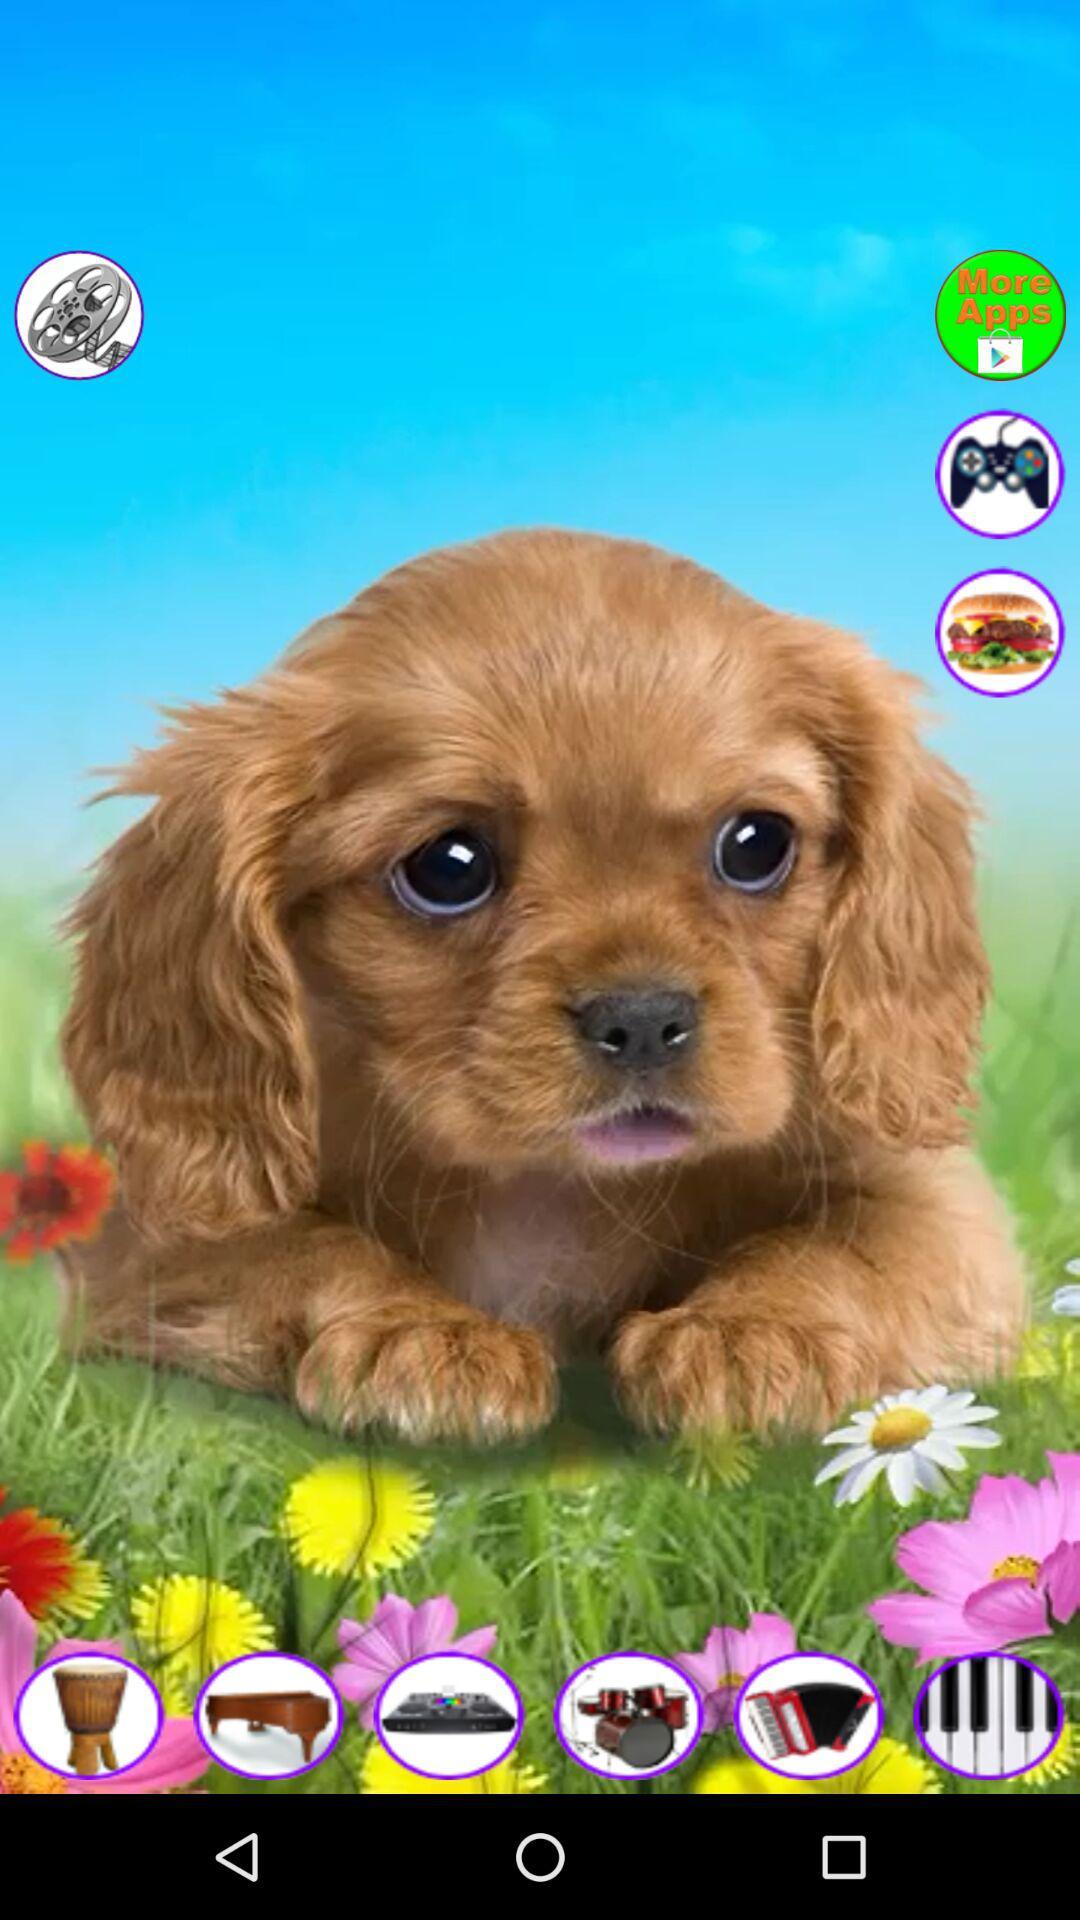 Image resolution: width=1080 pixels, height=1920 pixels. Describe the element at coordinates (810, 1713) in the screenshot. I see `the accordion music instrument` at that location.